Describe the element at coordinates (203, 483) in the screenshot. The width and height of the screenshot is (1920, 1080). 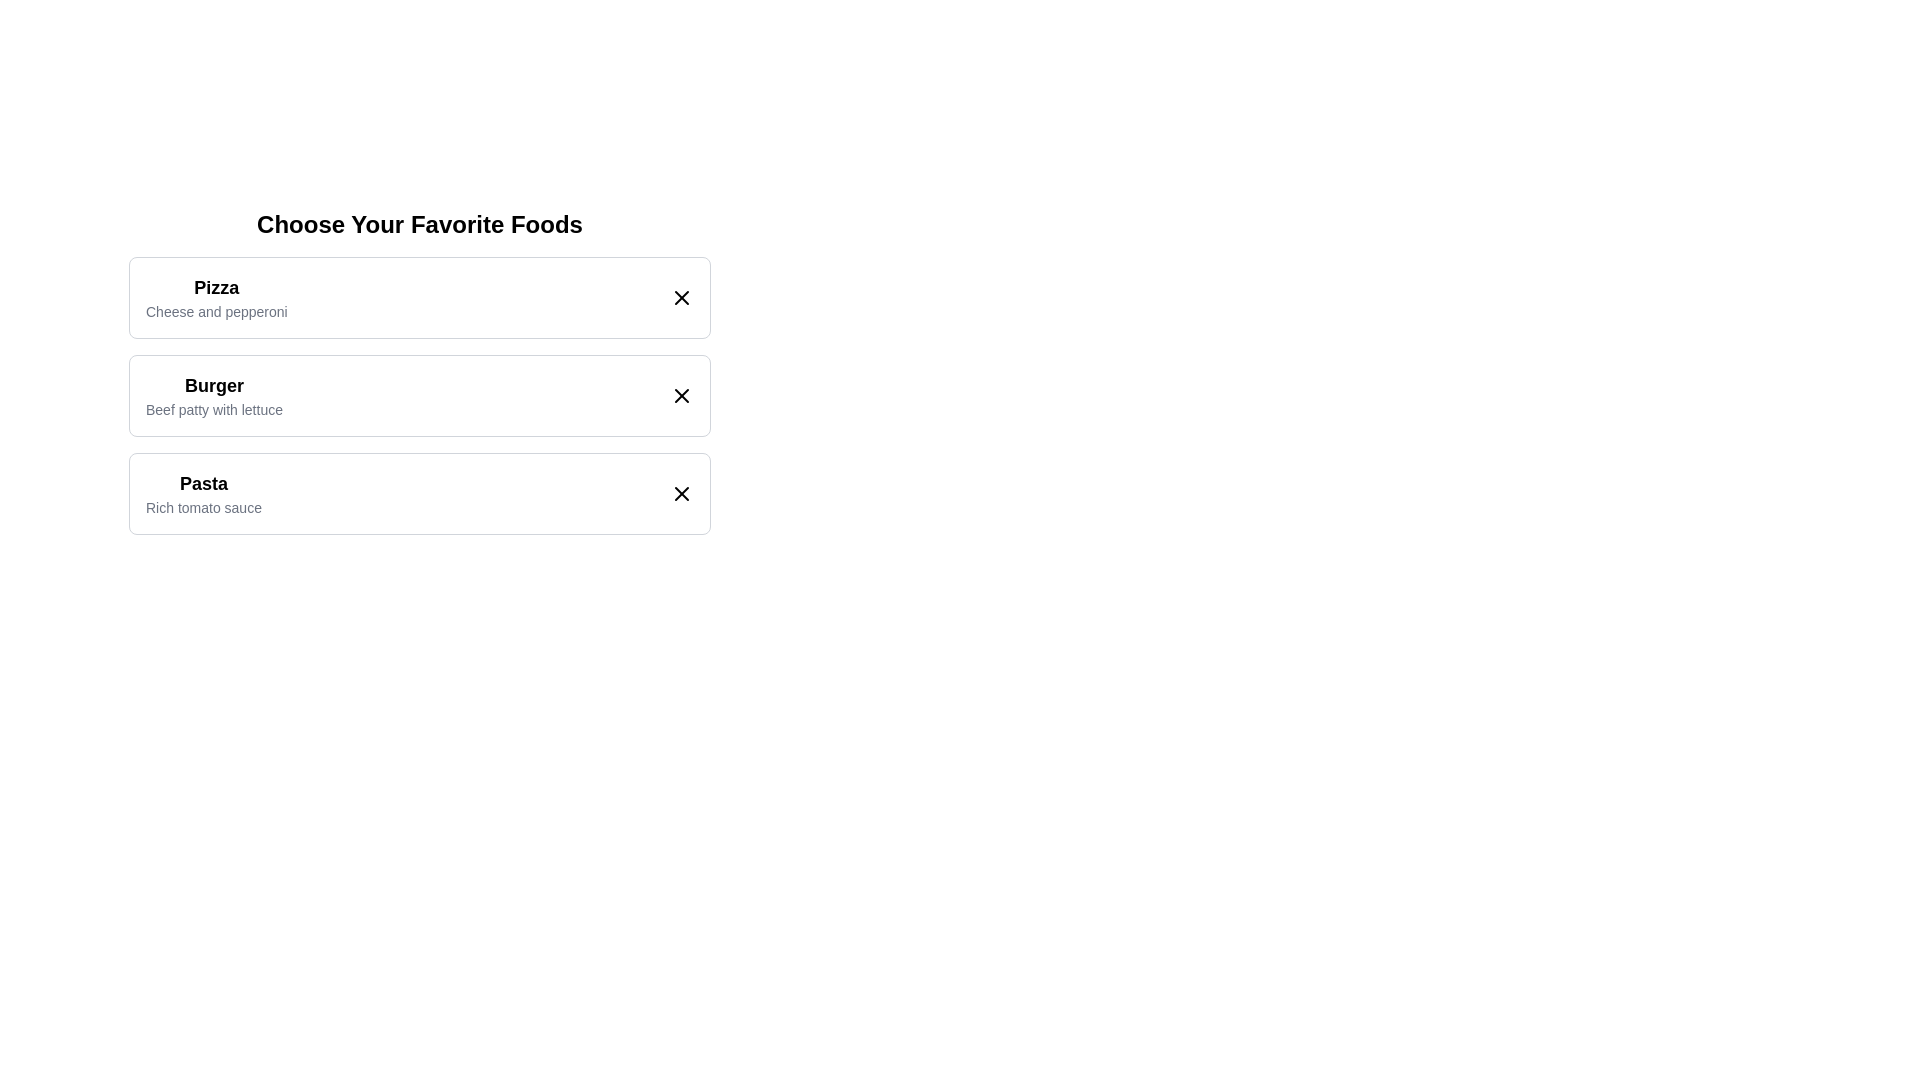
I see `text from the 'Pasta' label, which is the third item in the vertically structured list of food items` at that location.